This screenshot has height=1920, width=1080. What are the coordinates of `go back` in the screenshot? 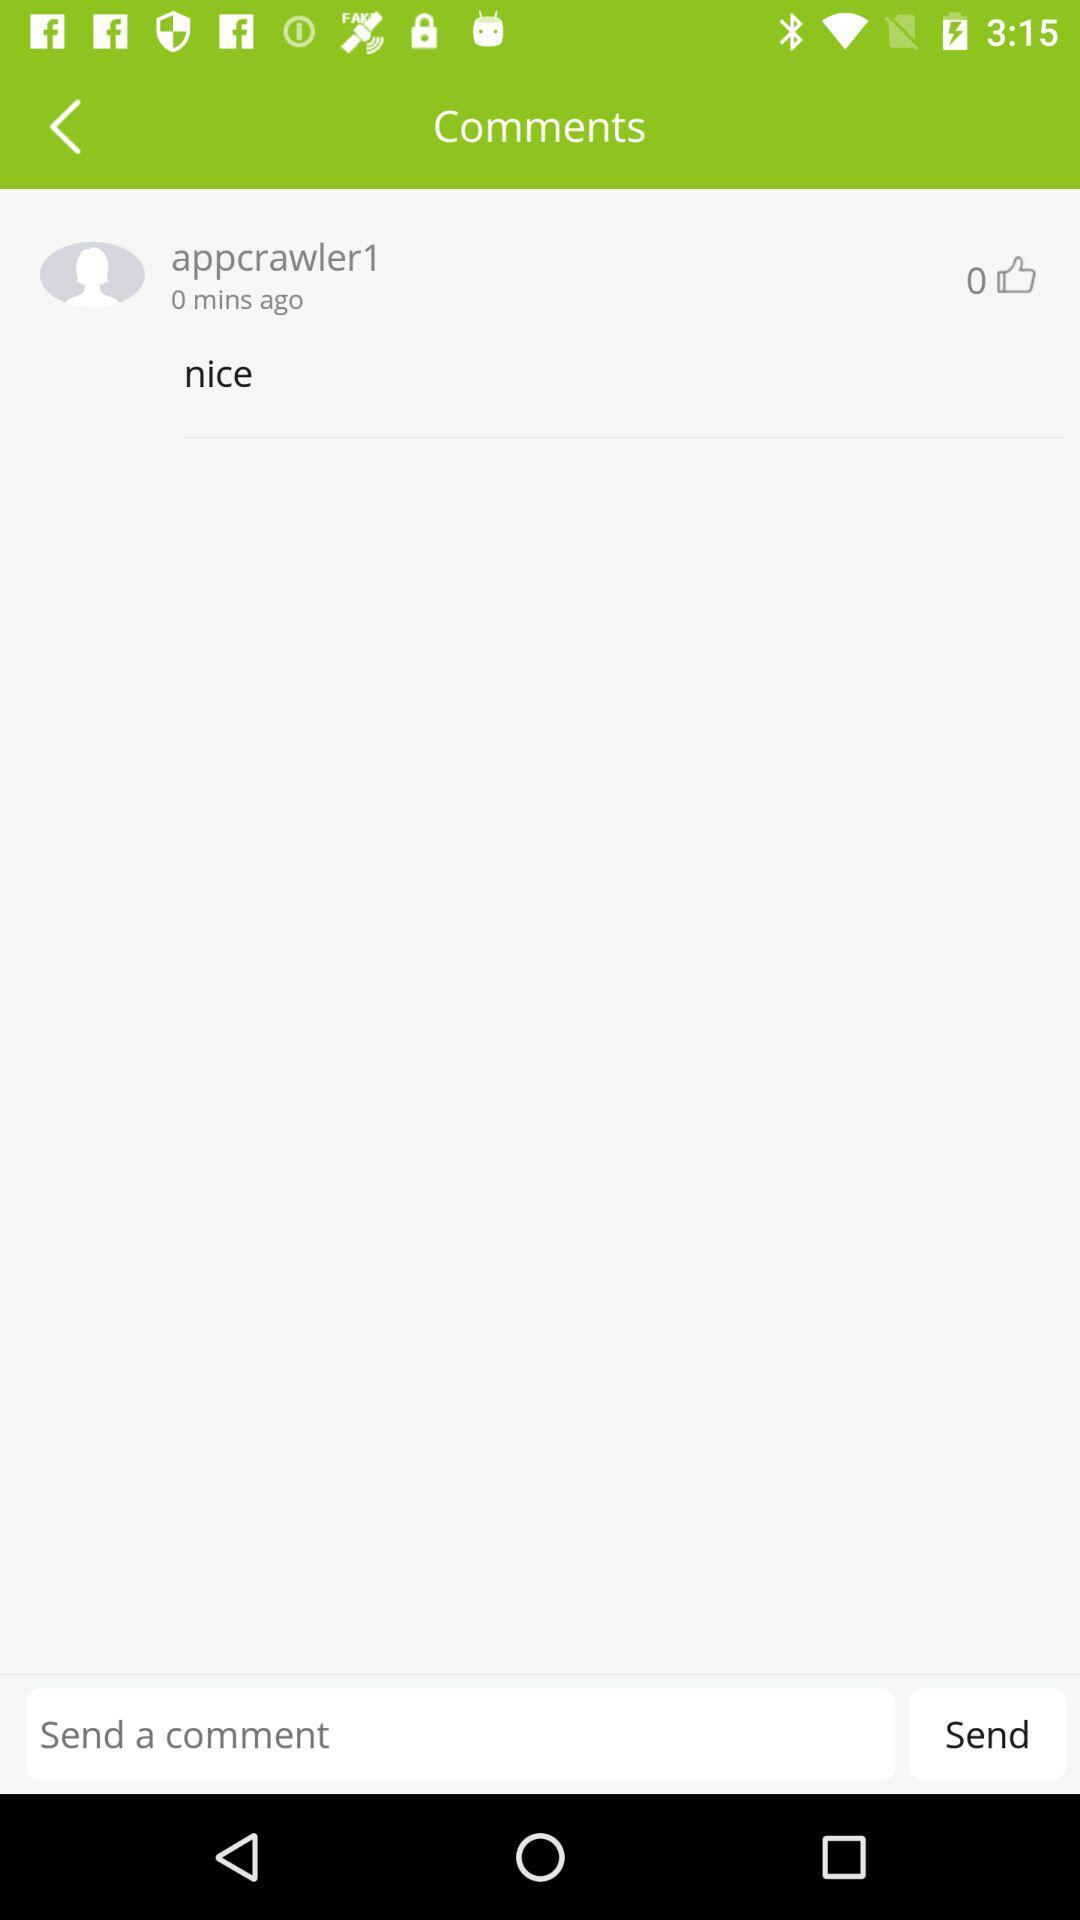 It's located at (63, 124).